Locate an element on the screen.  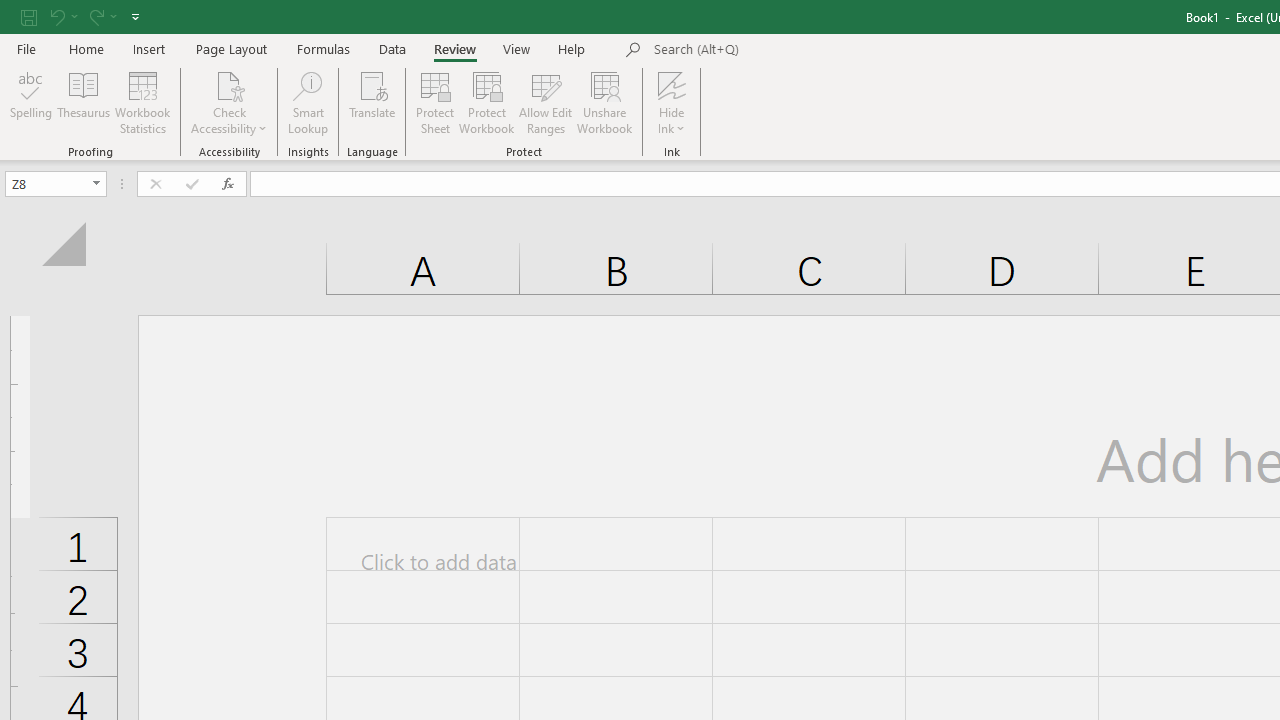
'Unshare Workbook' is located at coordinates (603, 103).